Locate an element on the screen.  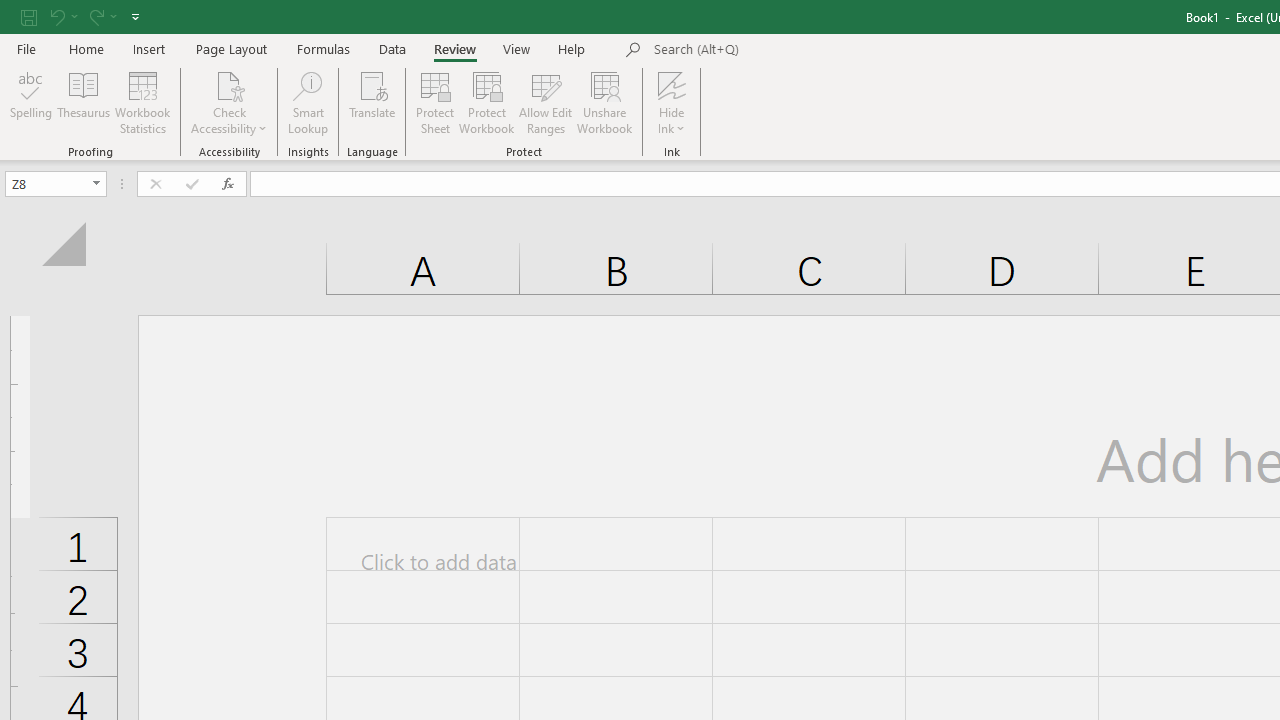
'Unshare Workbook' is located at coordinates (603, 103).